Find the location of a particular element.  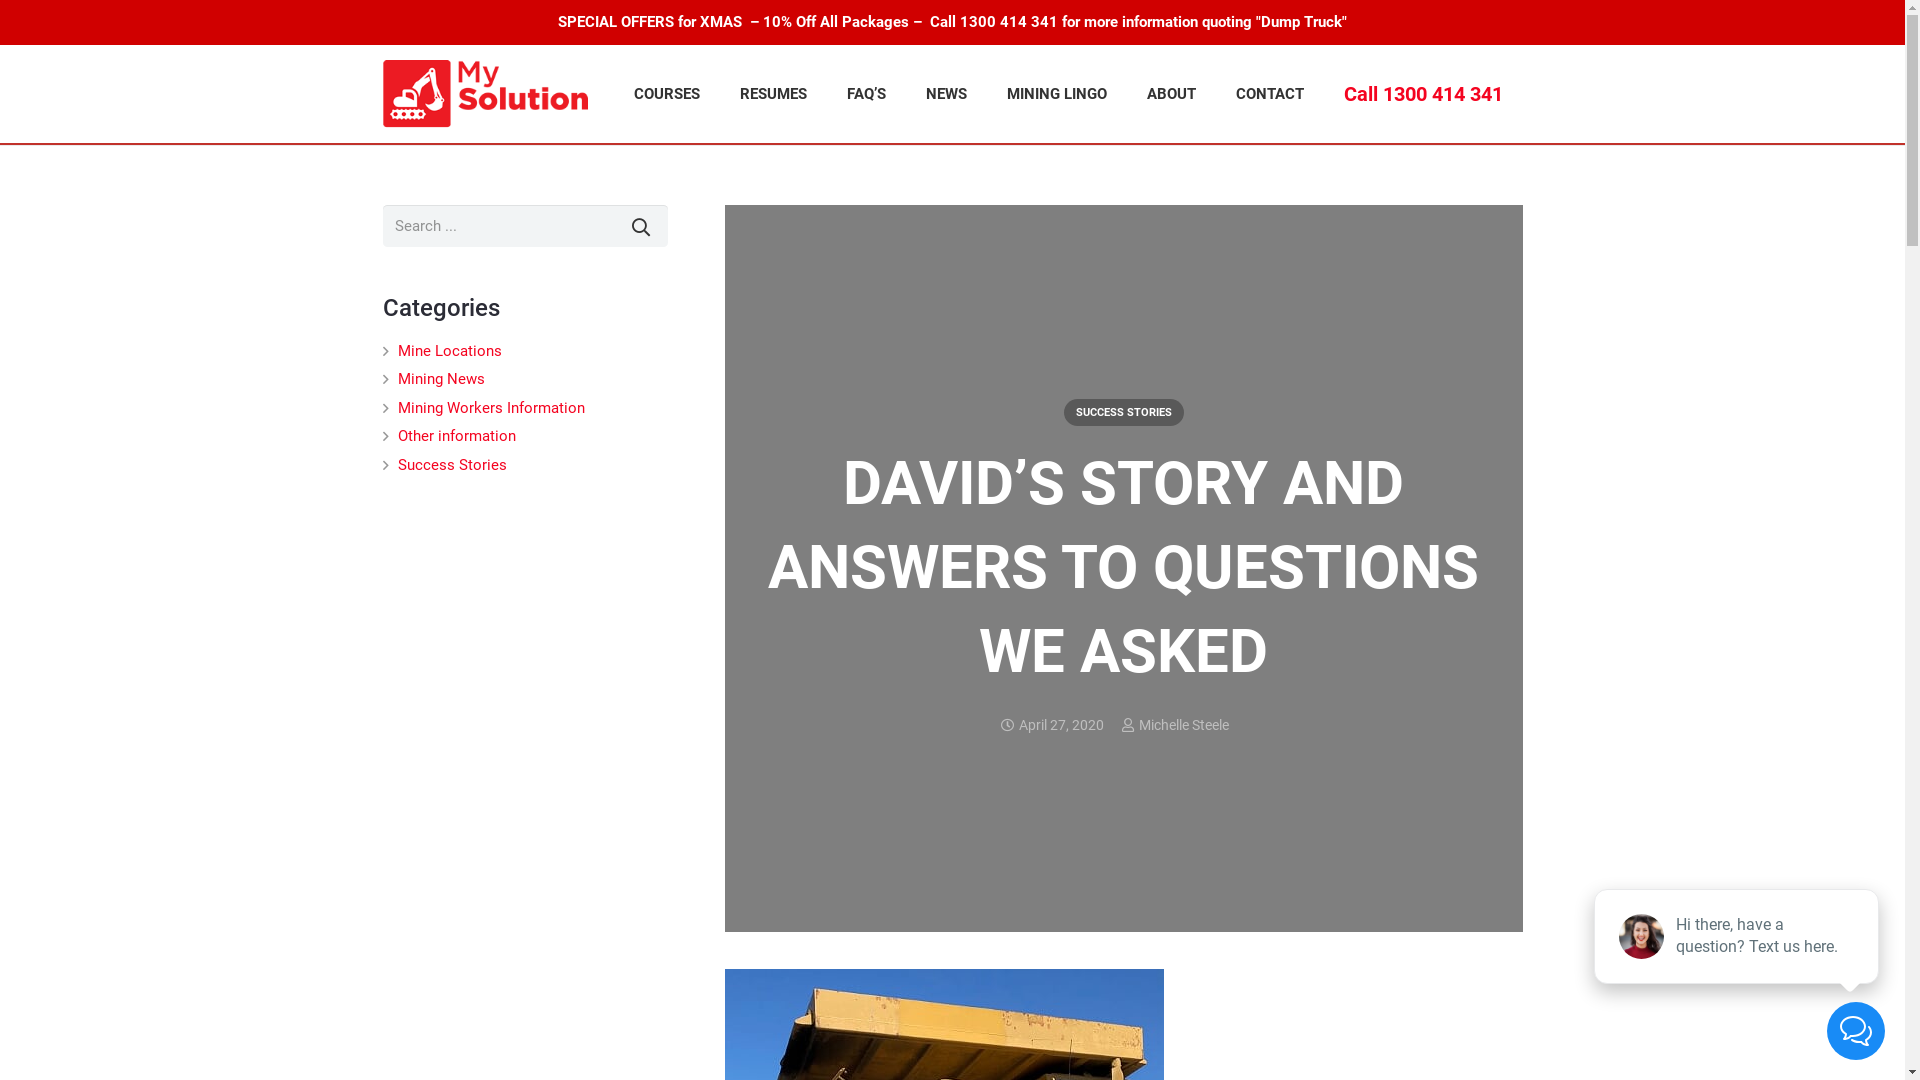

'CONTACT' is located at coordinates (1269, 93).